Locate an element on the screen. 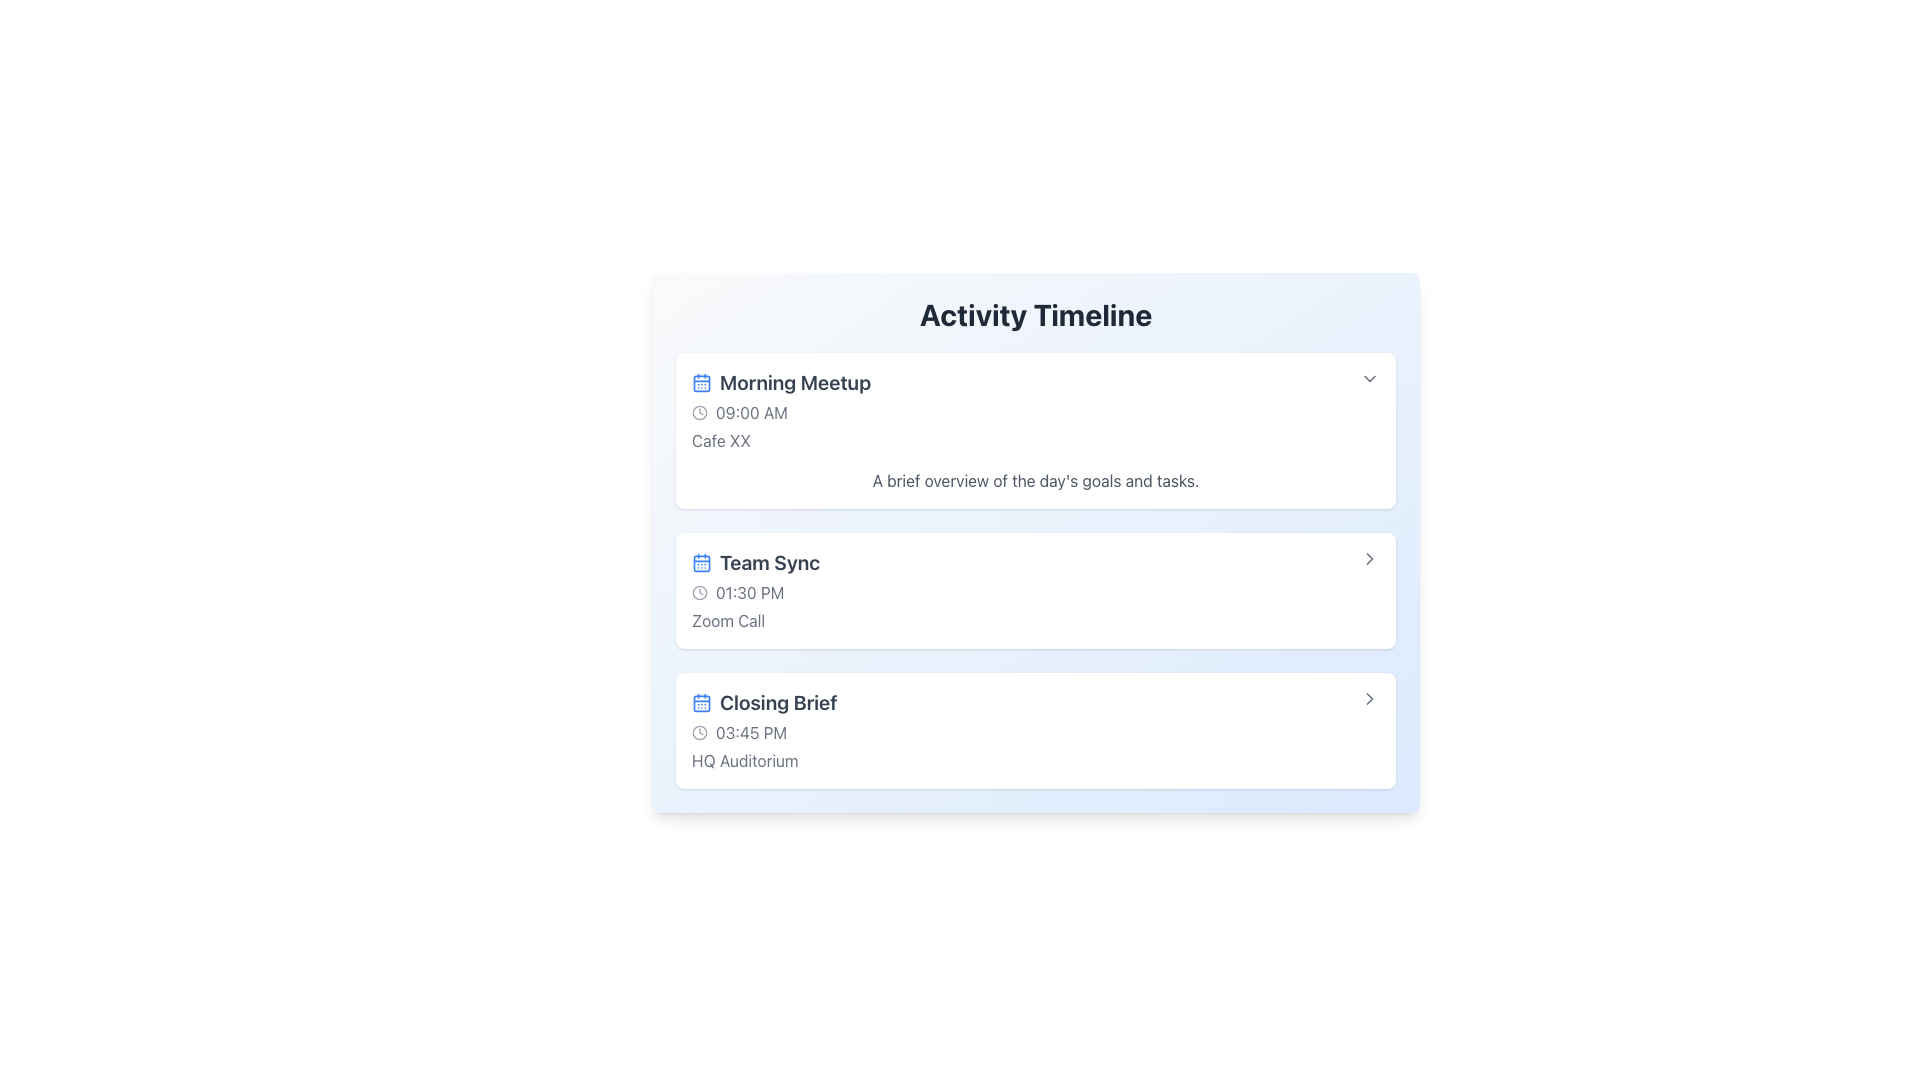 The width and height of the screenshot is (1920, 1080). the circular graphical icon element associated with the 'Closing Brief' activity near the clock icon displaying '03:45 PM' is located at coordinates (700, 732).